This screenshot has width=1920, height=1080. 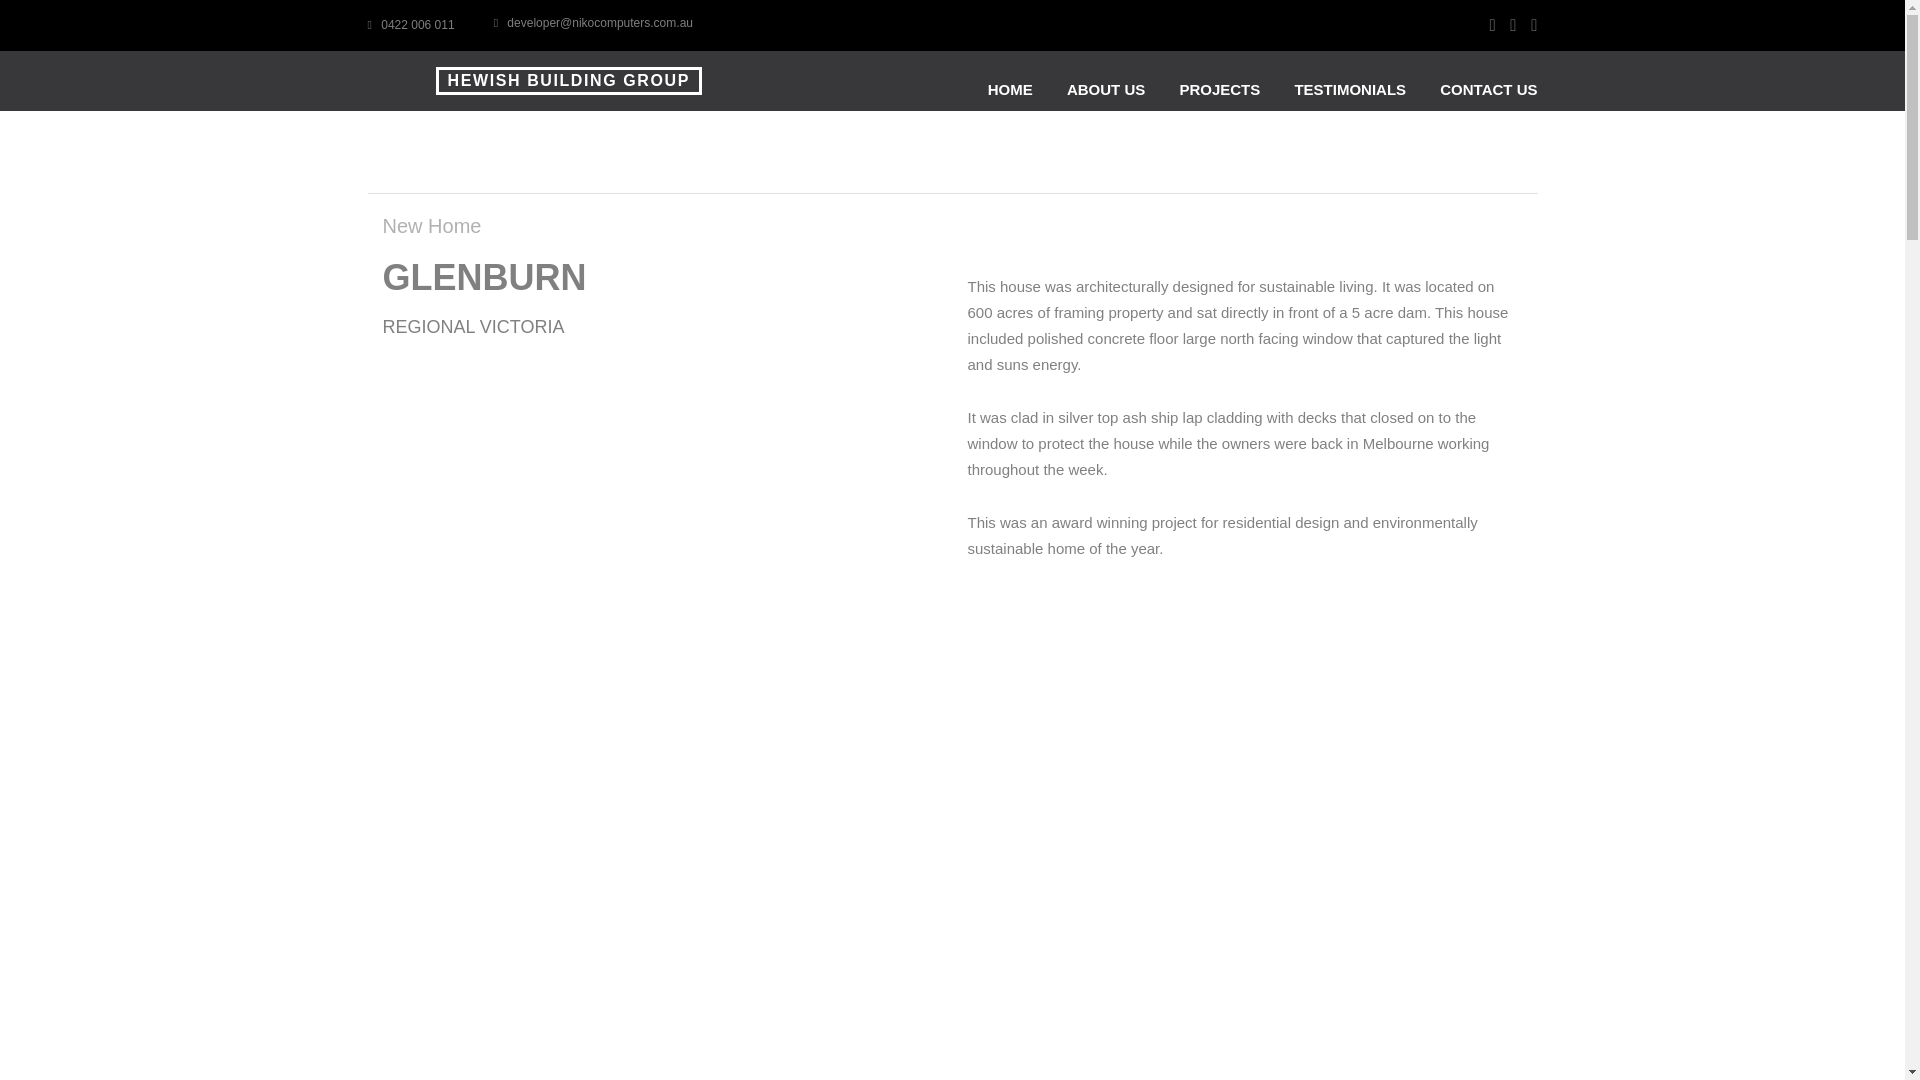 I want to click on 'ABOUT US', so click(x=1065, y=88).